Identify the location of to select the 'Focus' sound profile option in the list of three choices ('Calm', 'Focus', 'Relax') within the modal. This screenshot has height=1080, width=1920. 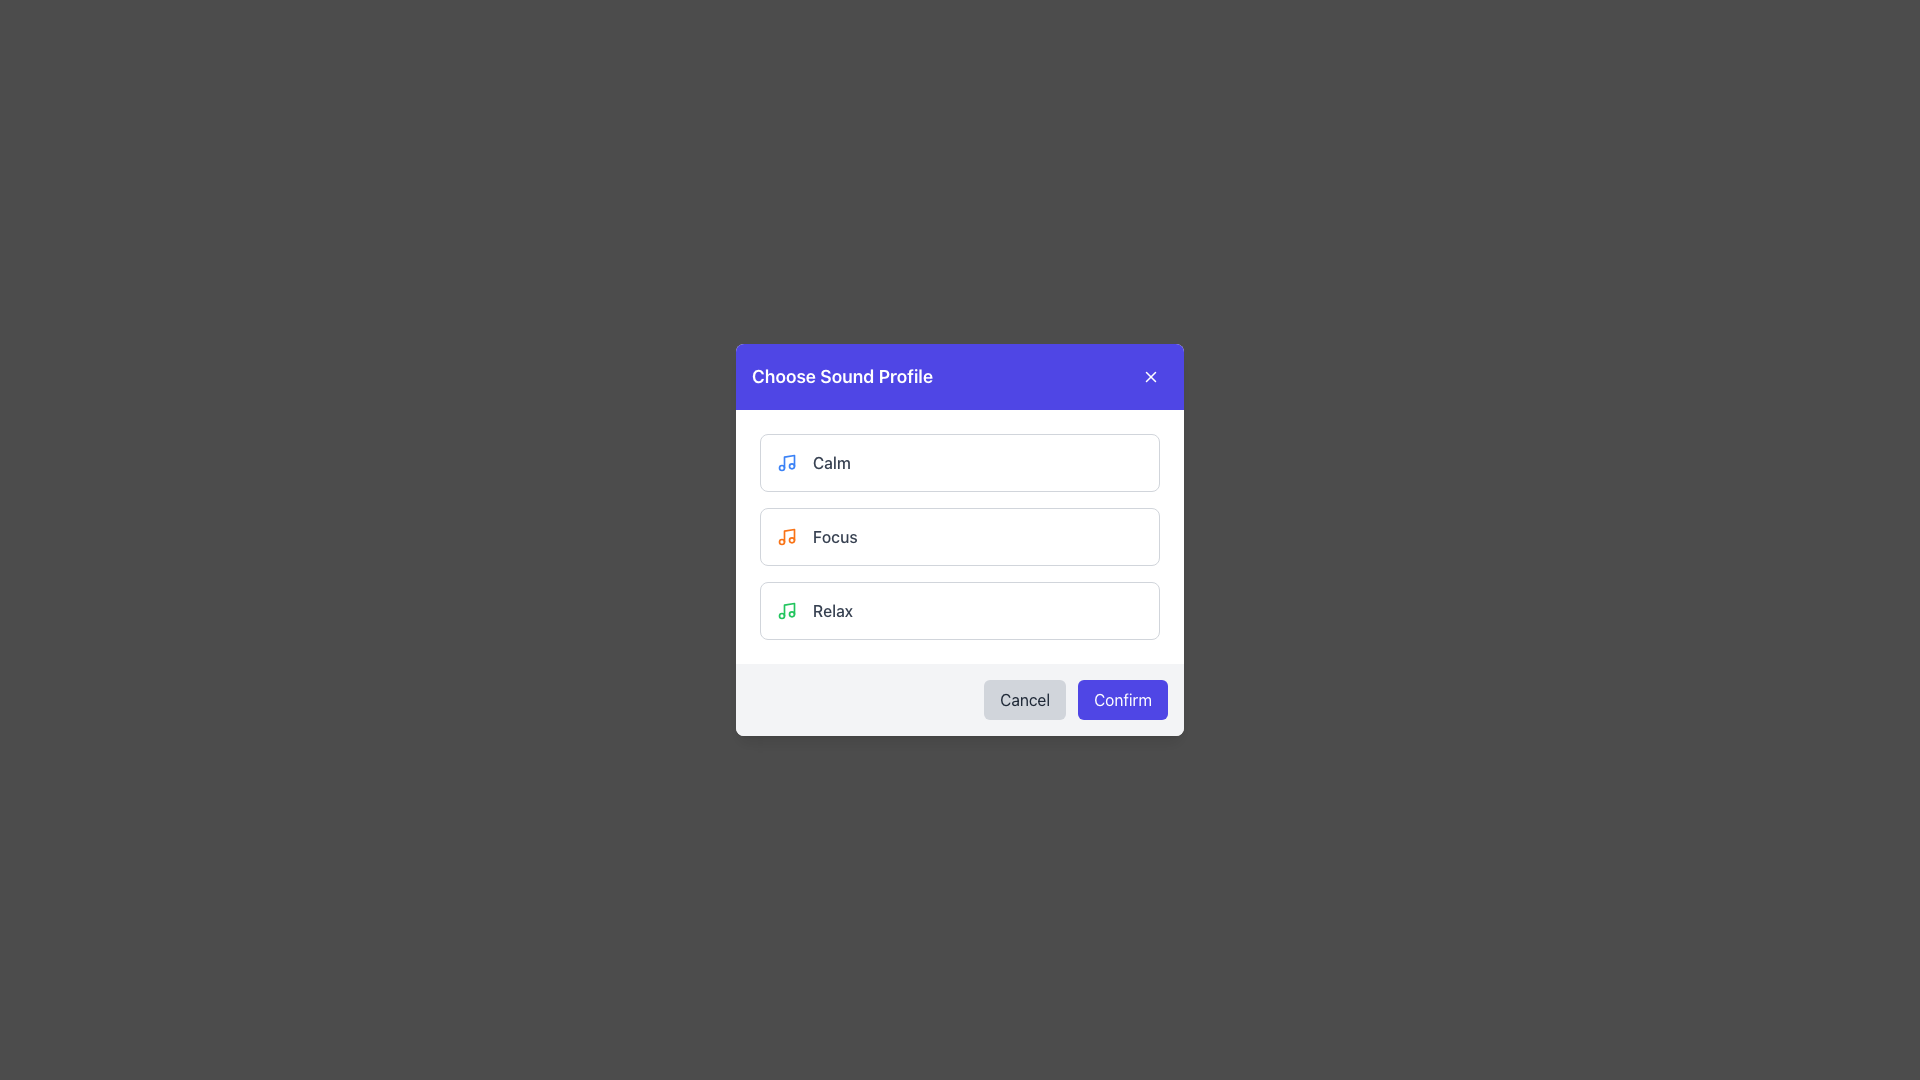
(960, 540).